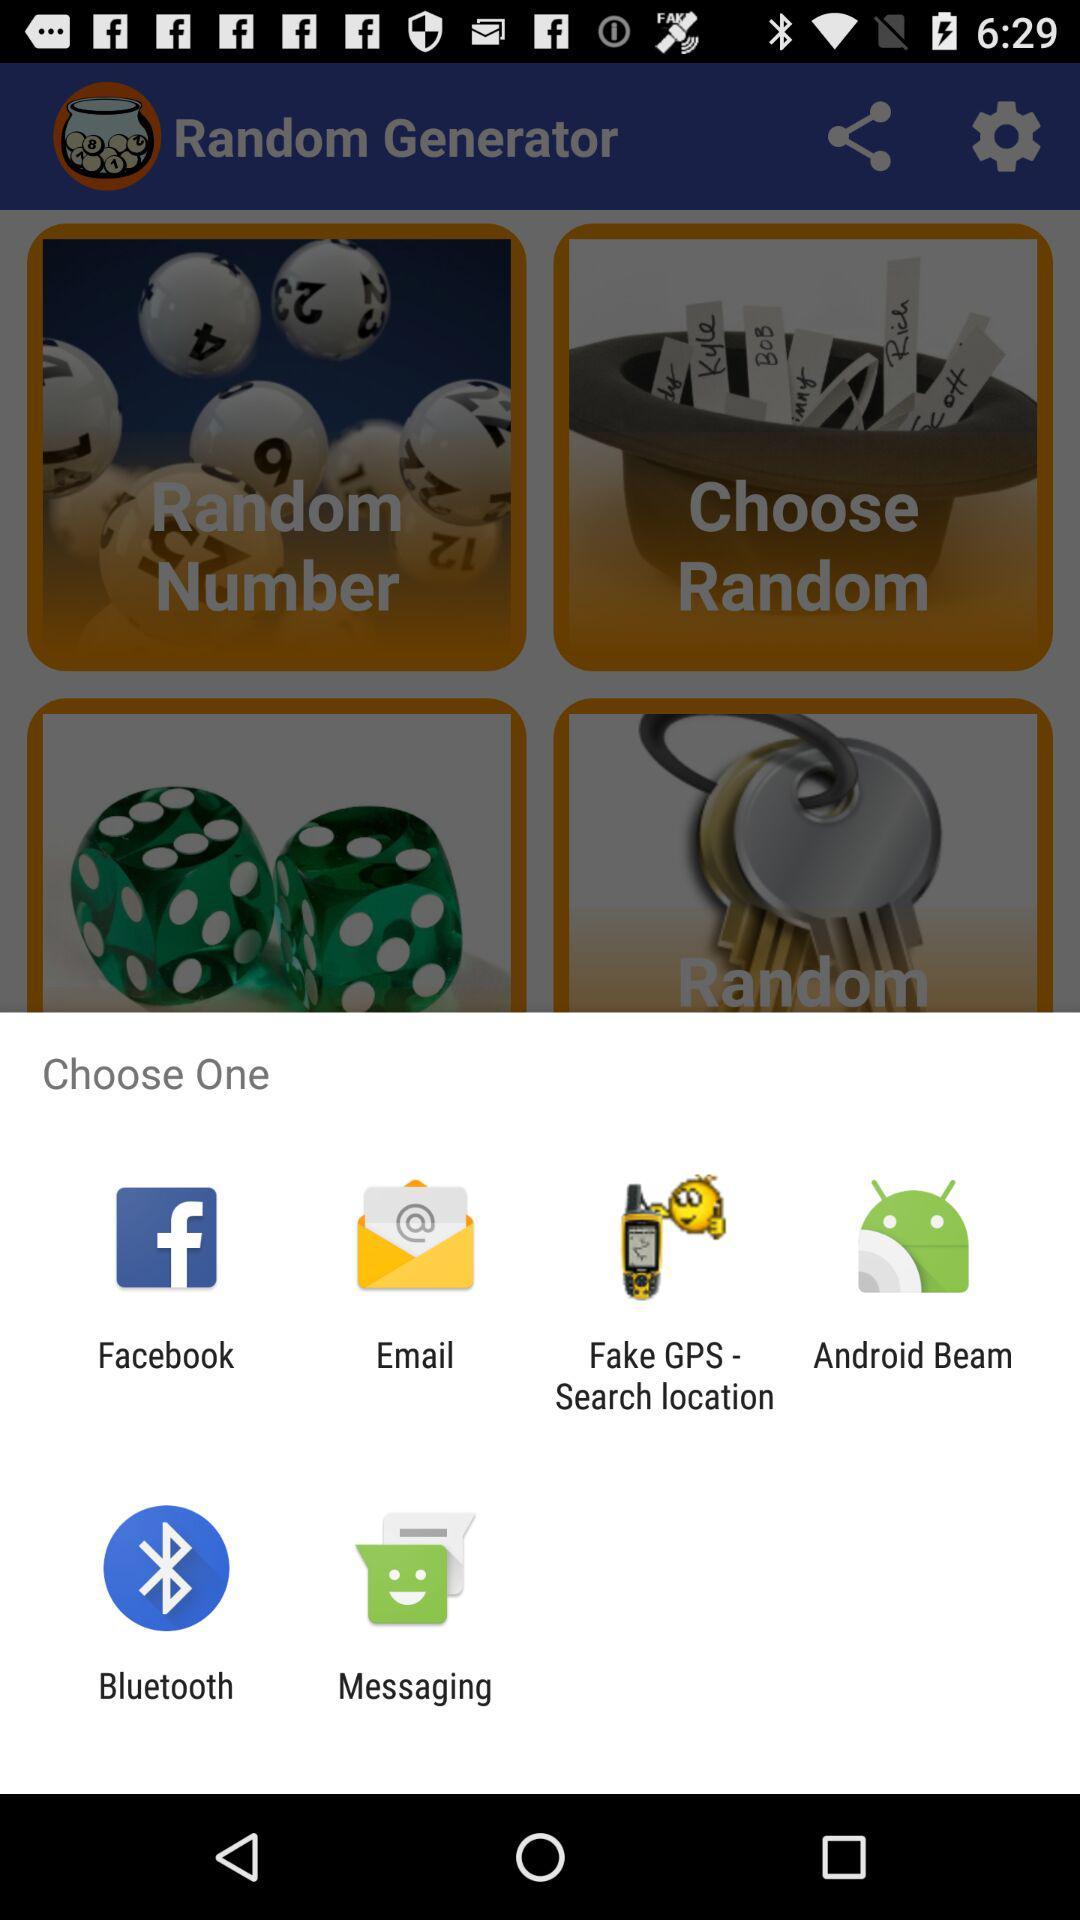 The image size is (1080, 1920). What do you see at coordinates (913, 1374) in the screenshot?
I see `icon to the right of fake gps search icon` at bounding box center [913, 1374].